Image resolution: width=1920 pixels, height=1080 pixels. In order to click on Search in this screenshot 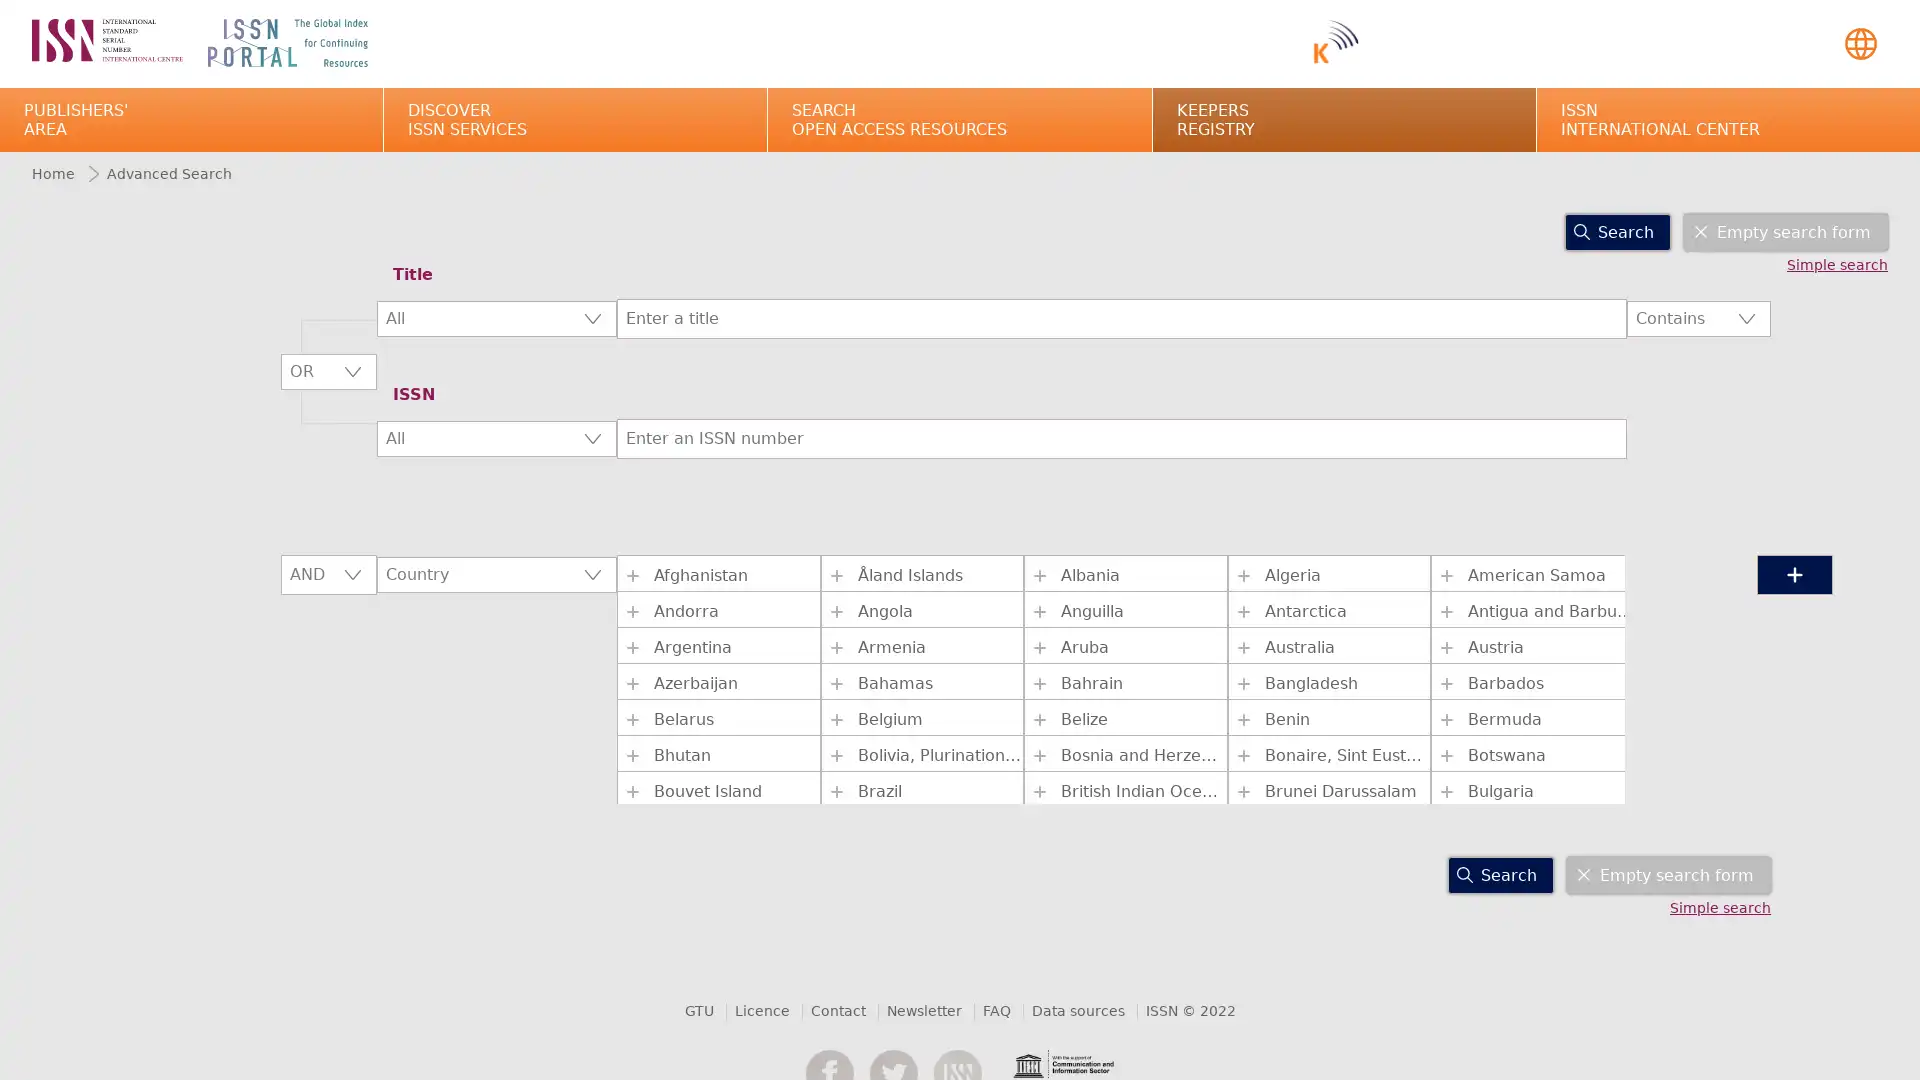, I will do `click(1617, 230)`.